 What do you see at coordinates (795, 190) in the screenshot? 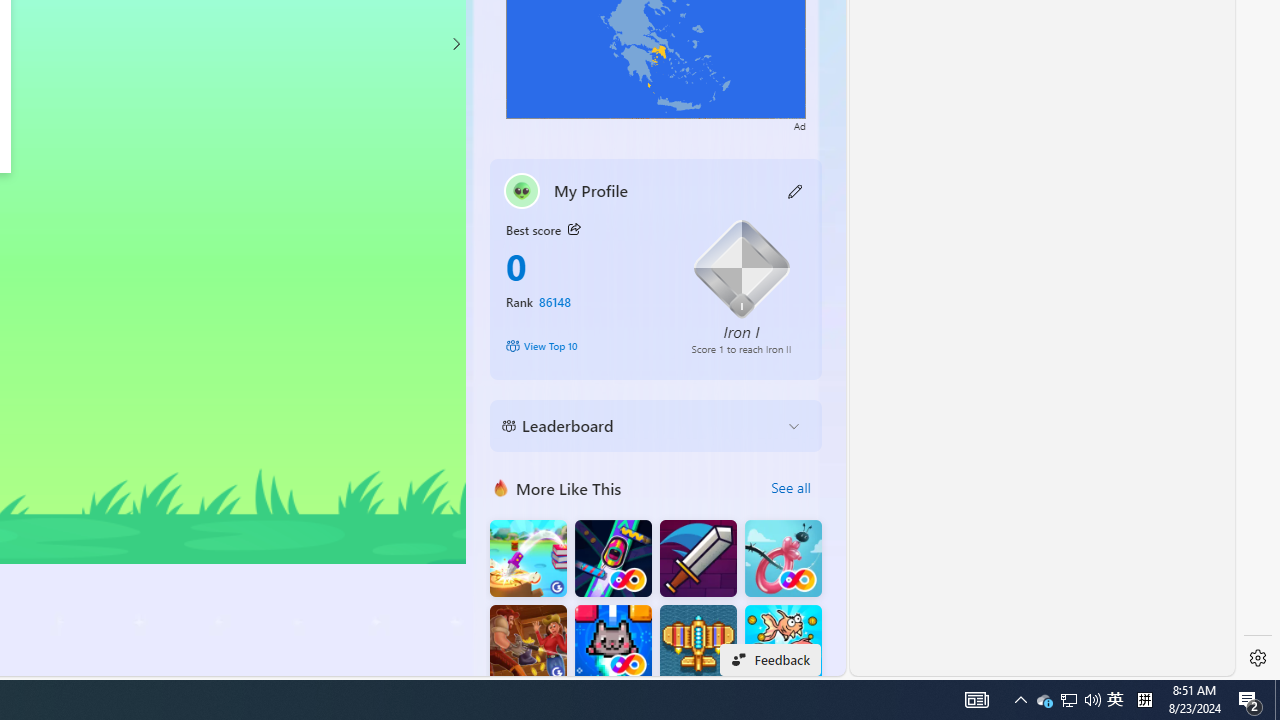
I see `'Class: button edit-icon'` at bounding box center [795, 190].